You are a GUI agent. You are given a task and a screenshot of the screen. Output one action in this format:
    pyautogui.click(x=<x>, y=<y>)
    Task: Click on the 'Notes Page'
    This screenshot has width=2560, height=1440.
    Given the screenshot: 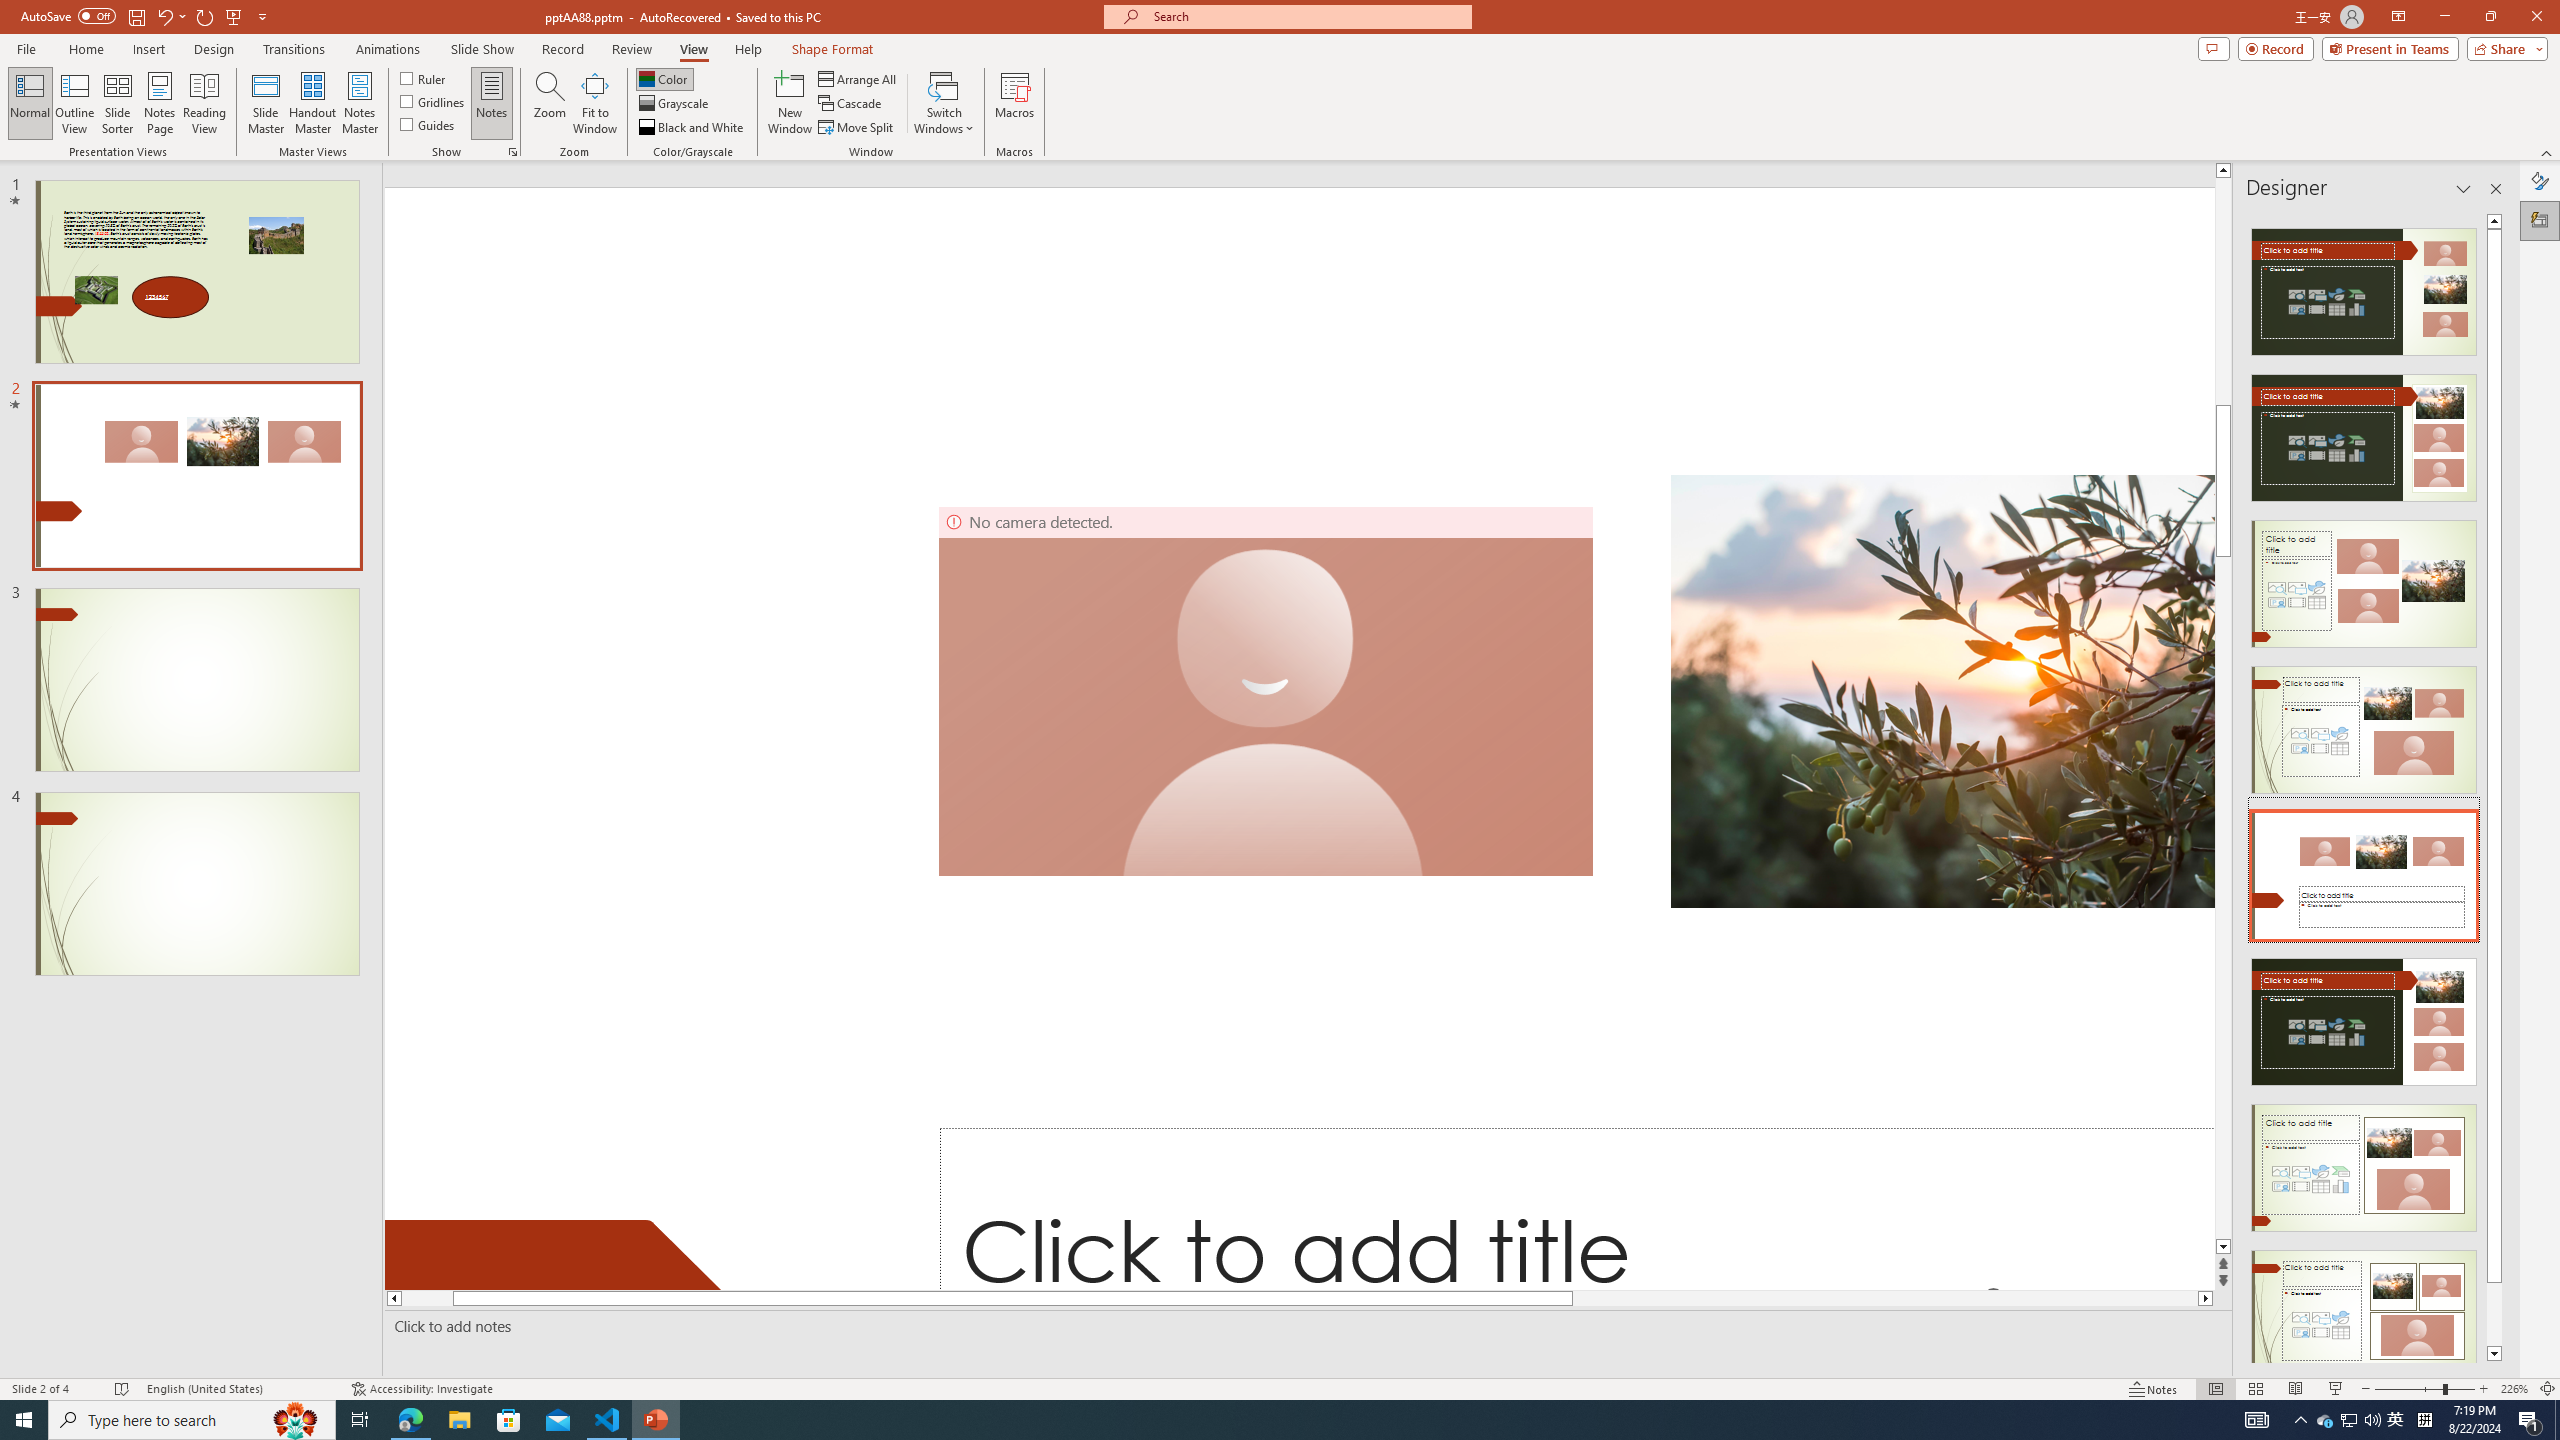 What is the action you would take?
    pyautogui.click(x=159, y=103)
    